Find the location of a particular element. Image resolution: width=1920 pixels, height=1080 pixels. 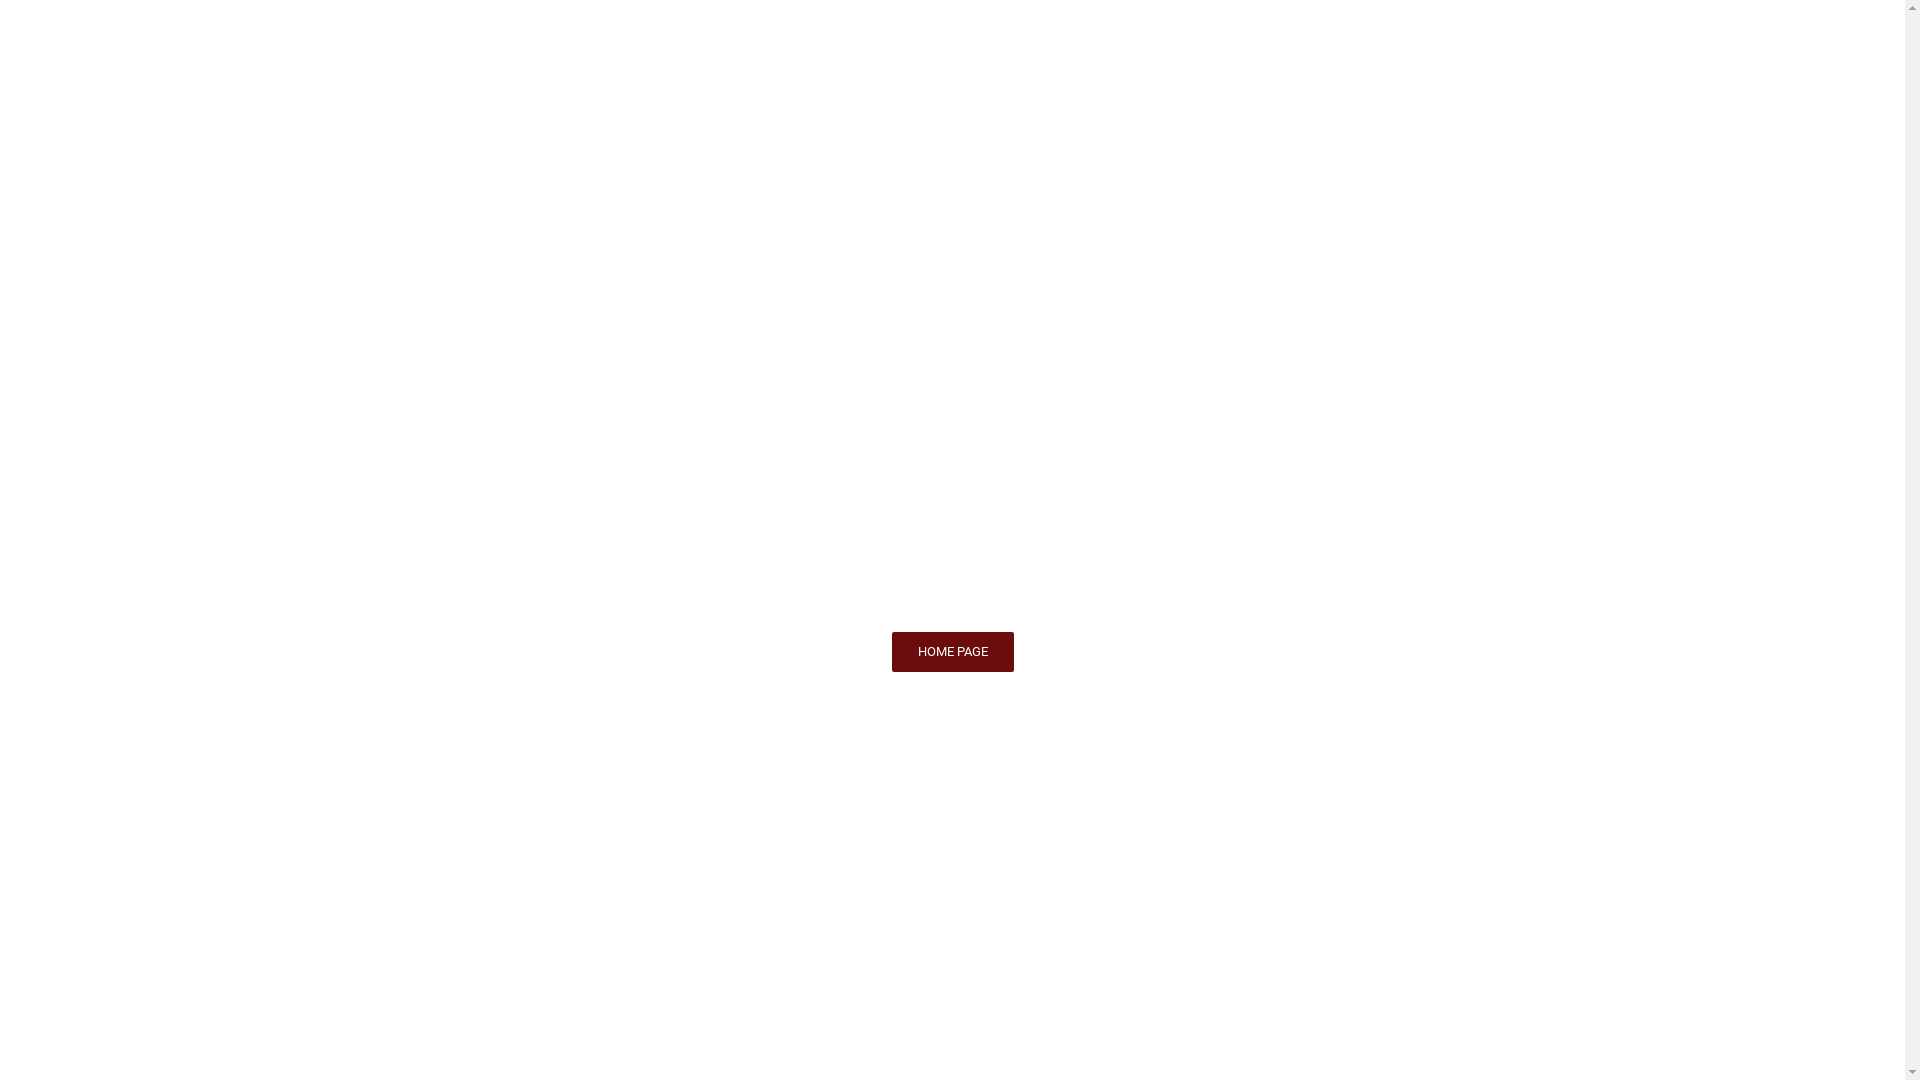

'HOME PAGE' is located at coordinates (952, 651).